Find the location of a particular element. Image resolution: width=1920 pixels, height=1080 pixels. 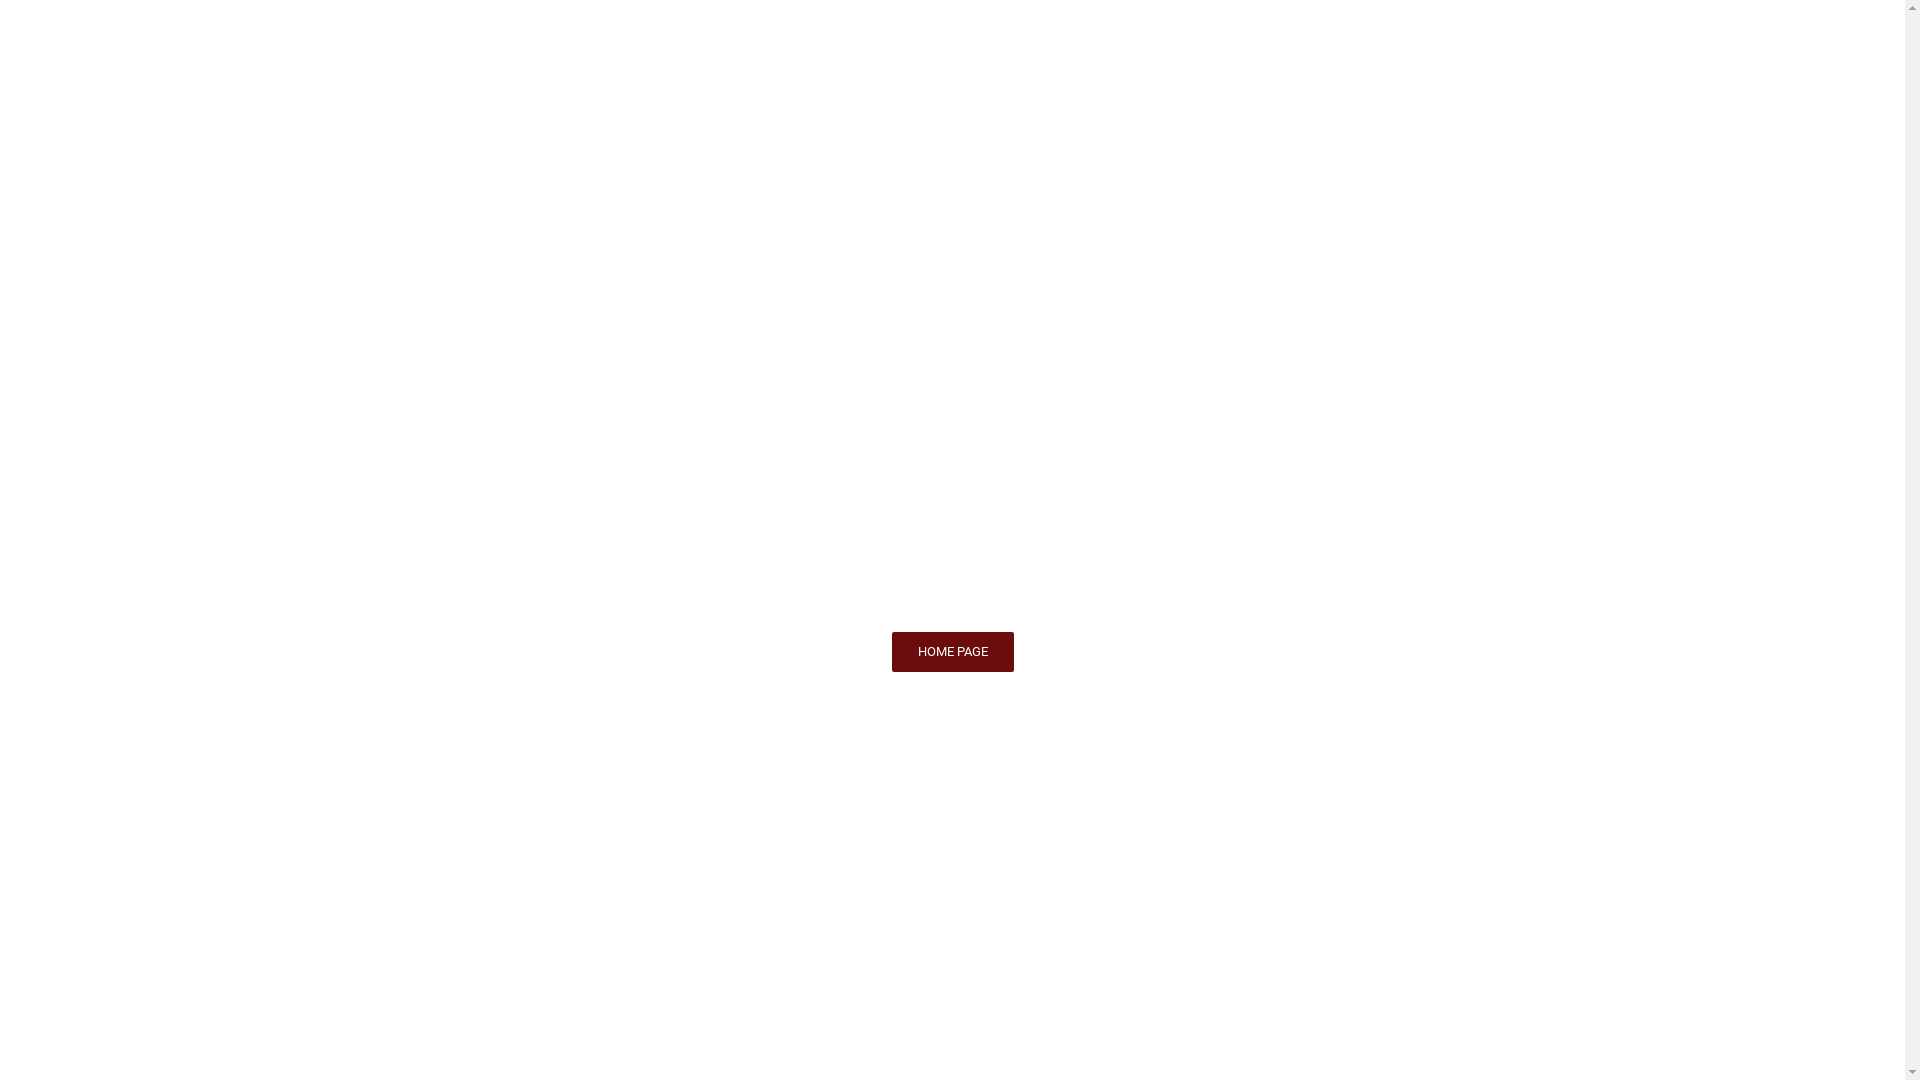

'HOME PAGE' is located at coordinates (952, 651).